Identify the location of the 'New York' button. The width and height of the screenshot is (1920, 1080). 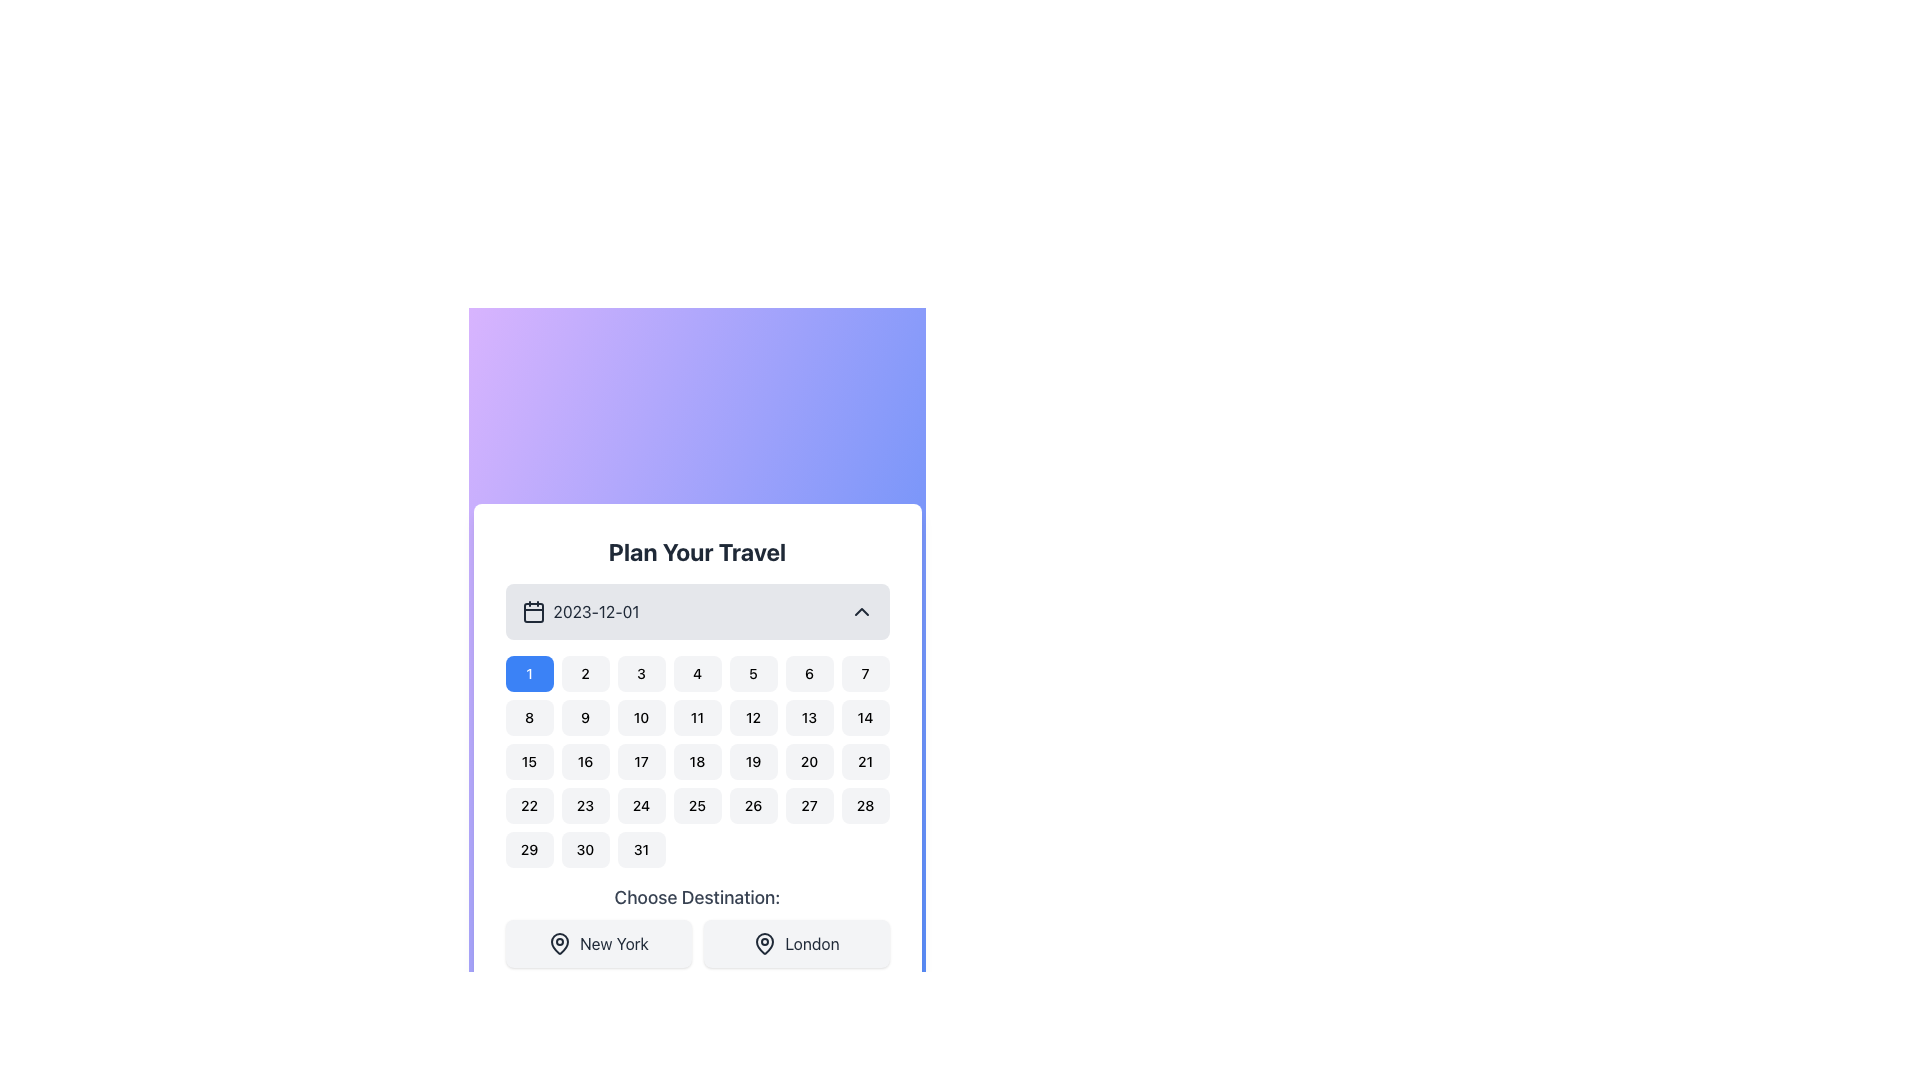
(597, 944).